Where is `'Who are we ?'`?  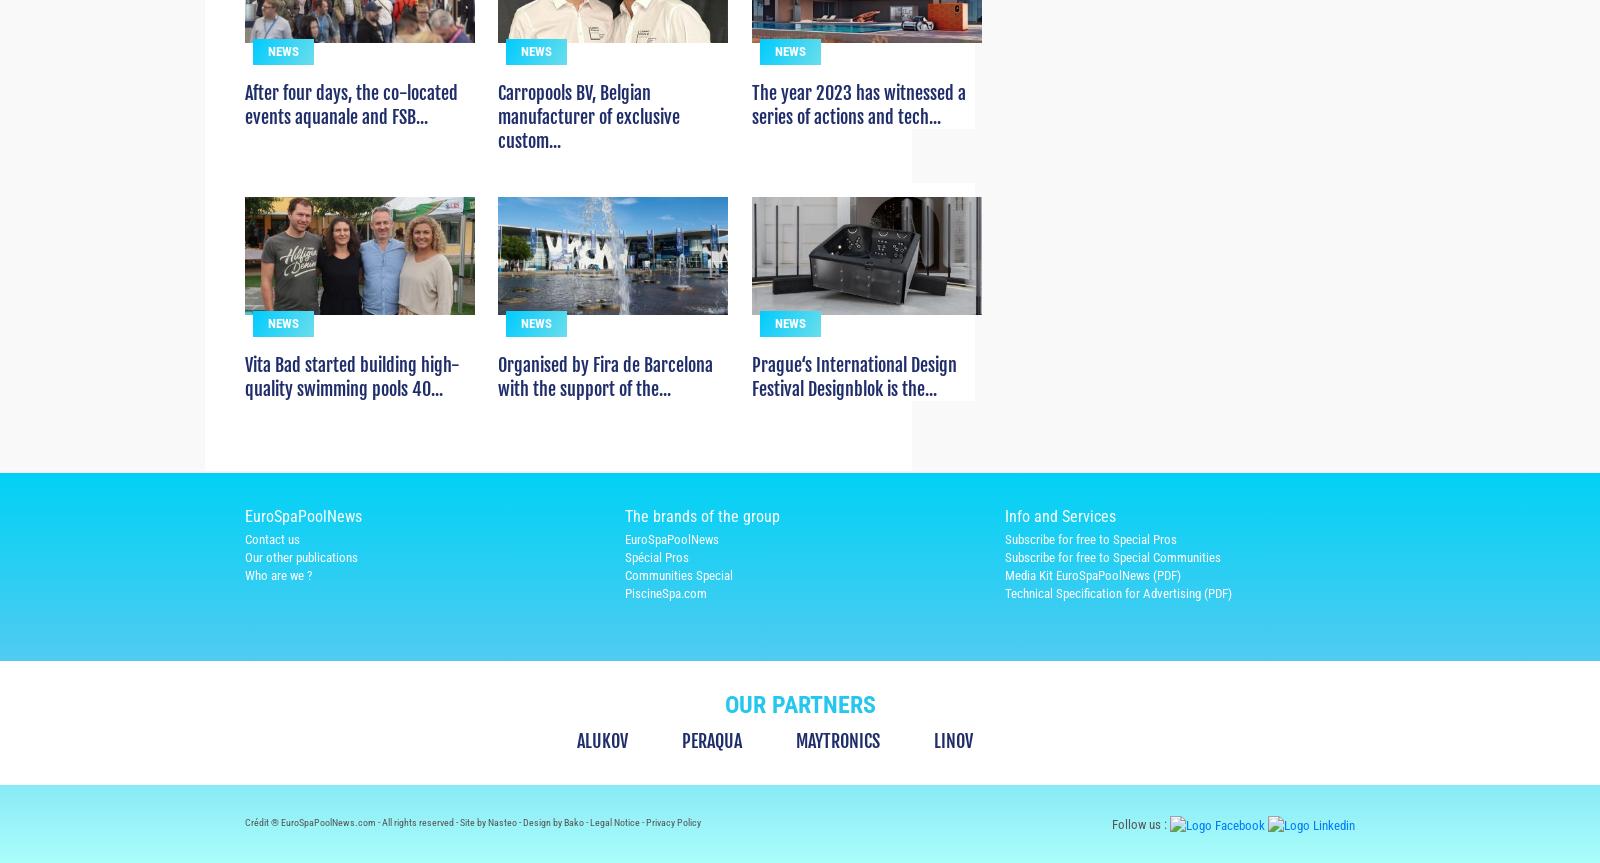
'Who are we ?' is located at coordinates (278, 610).